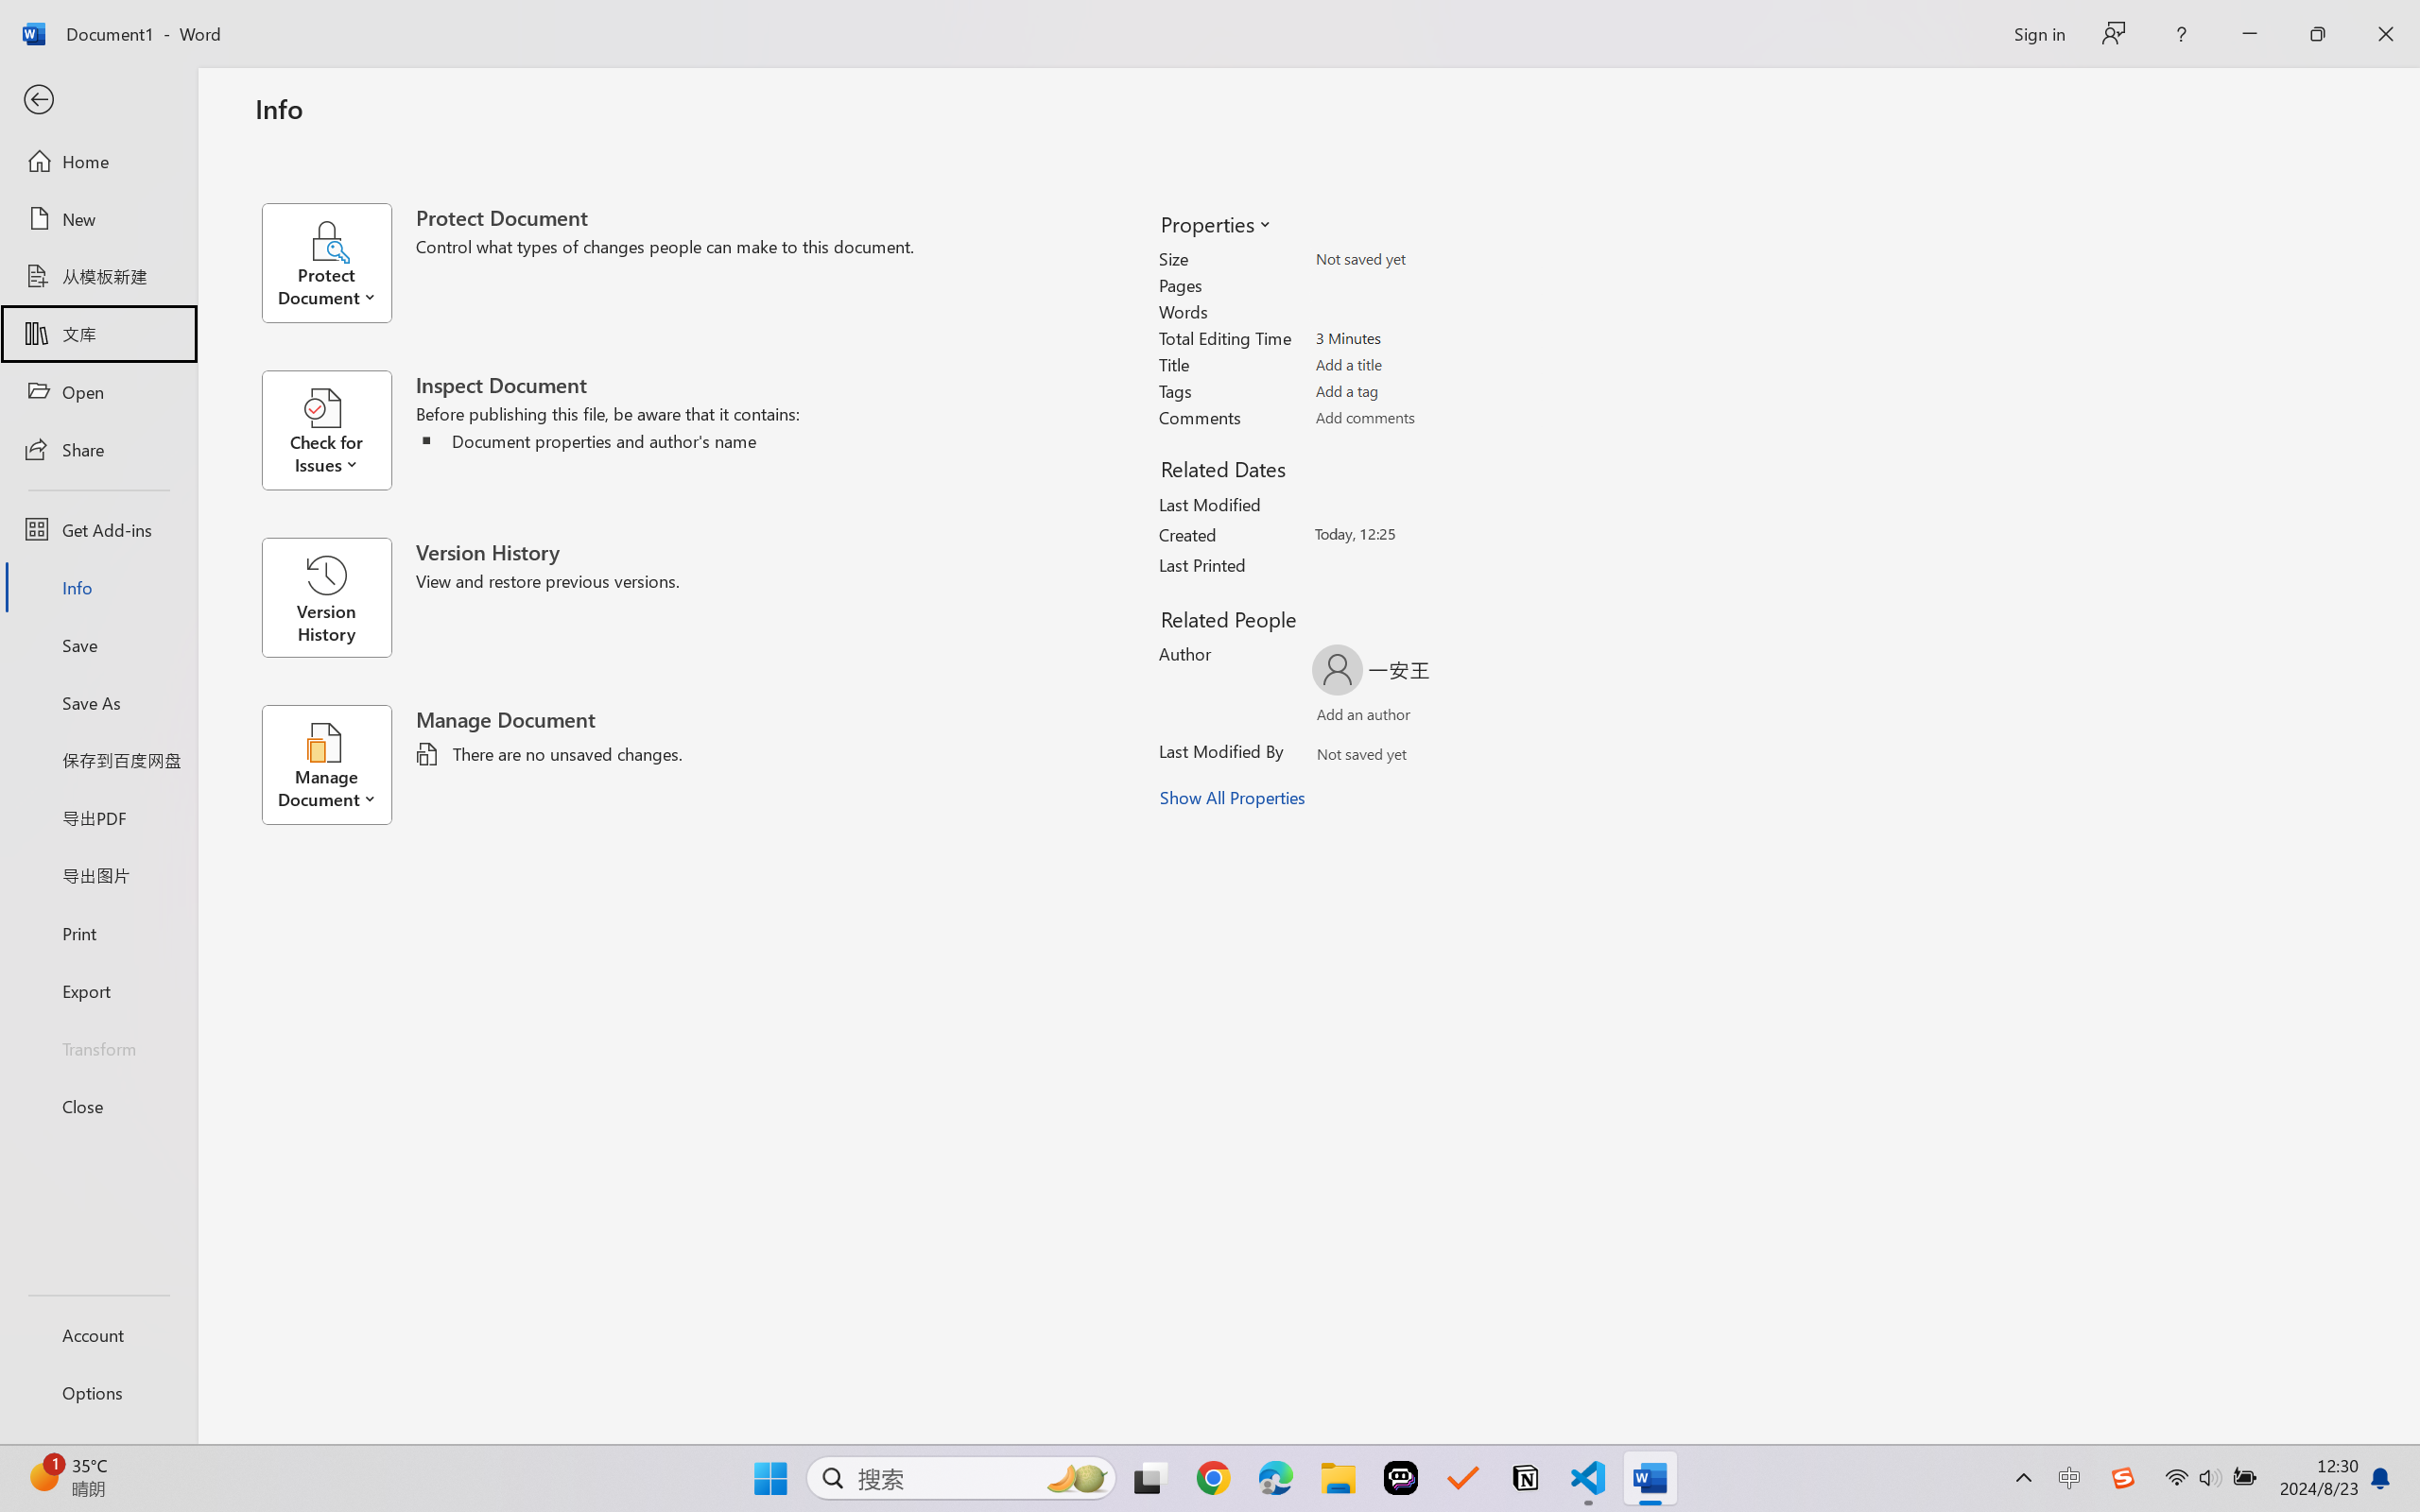  I want to click on 'Export', so click(97, 989).